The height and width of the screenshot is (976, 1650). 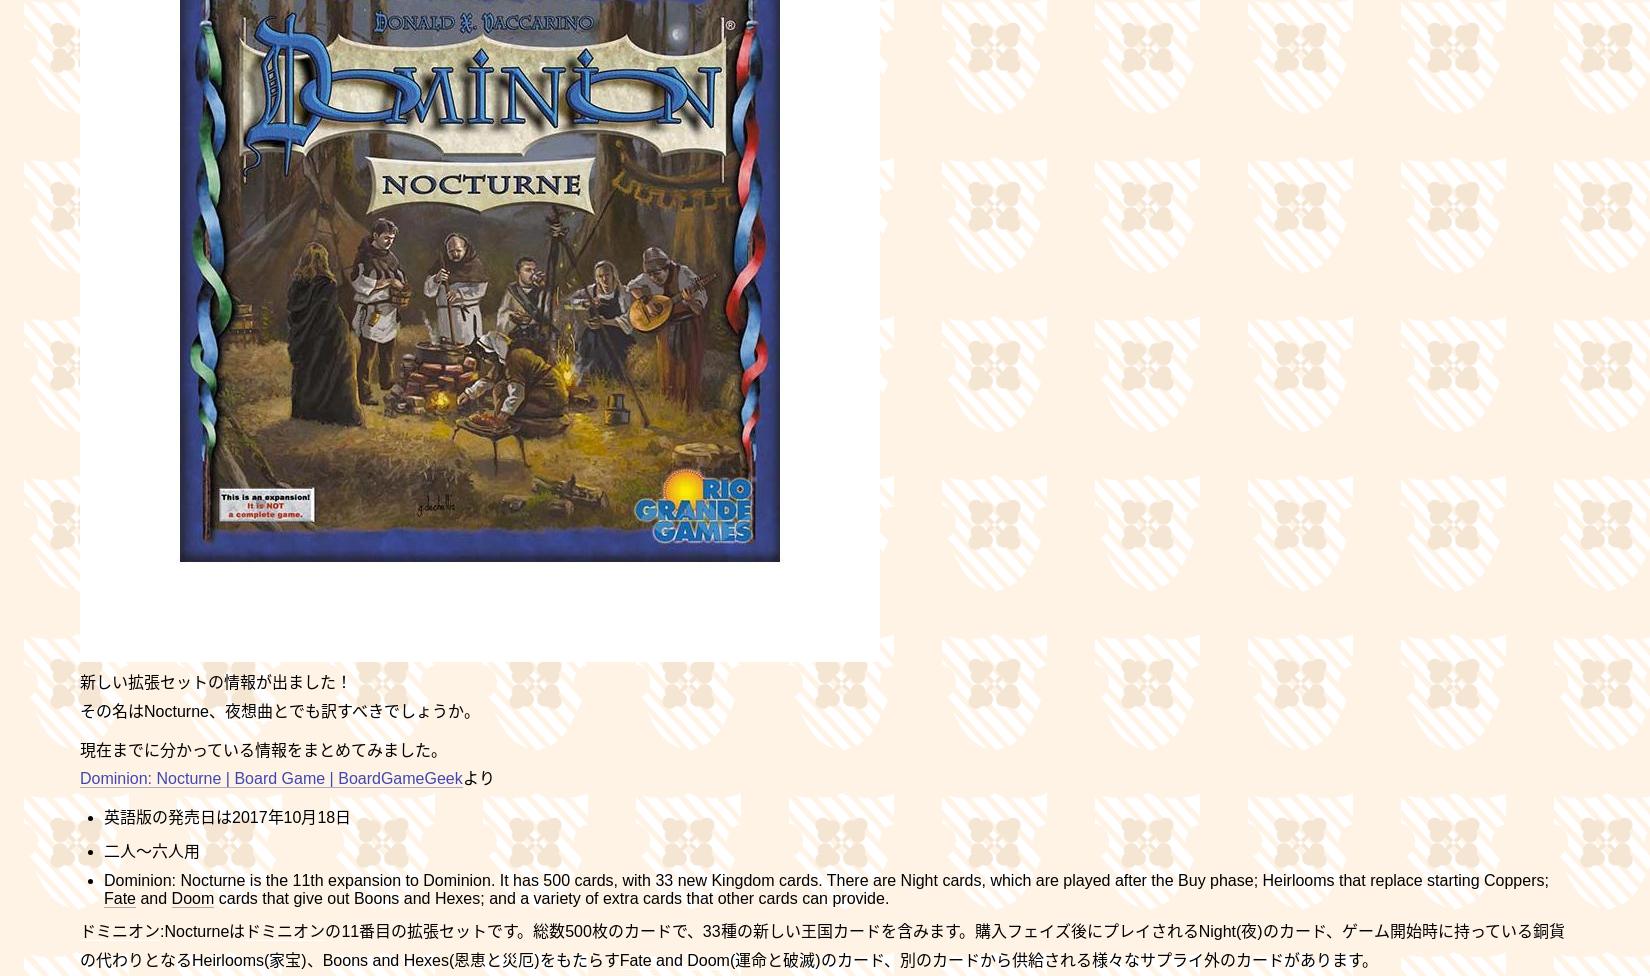 I want to click on 'Dominion: Nocturne is the 11th expansion to Dominion. It has 500 cards, with 33 new Kingdom cards. There are Night cards, which are played after the Buy phase; Heirlooms that replace starting Coppers;', so click(x=825, y=879).